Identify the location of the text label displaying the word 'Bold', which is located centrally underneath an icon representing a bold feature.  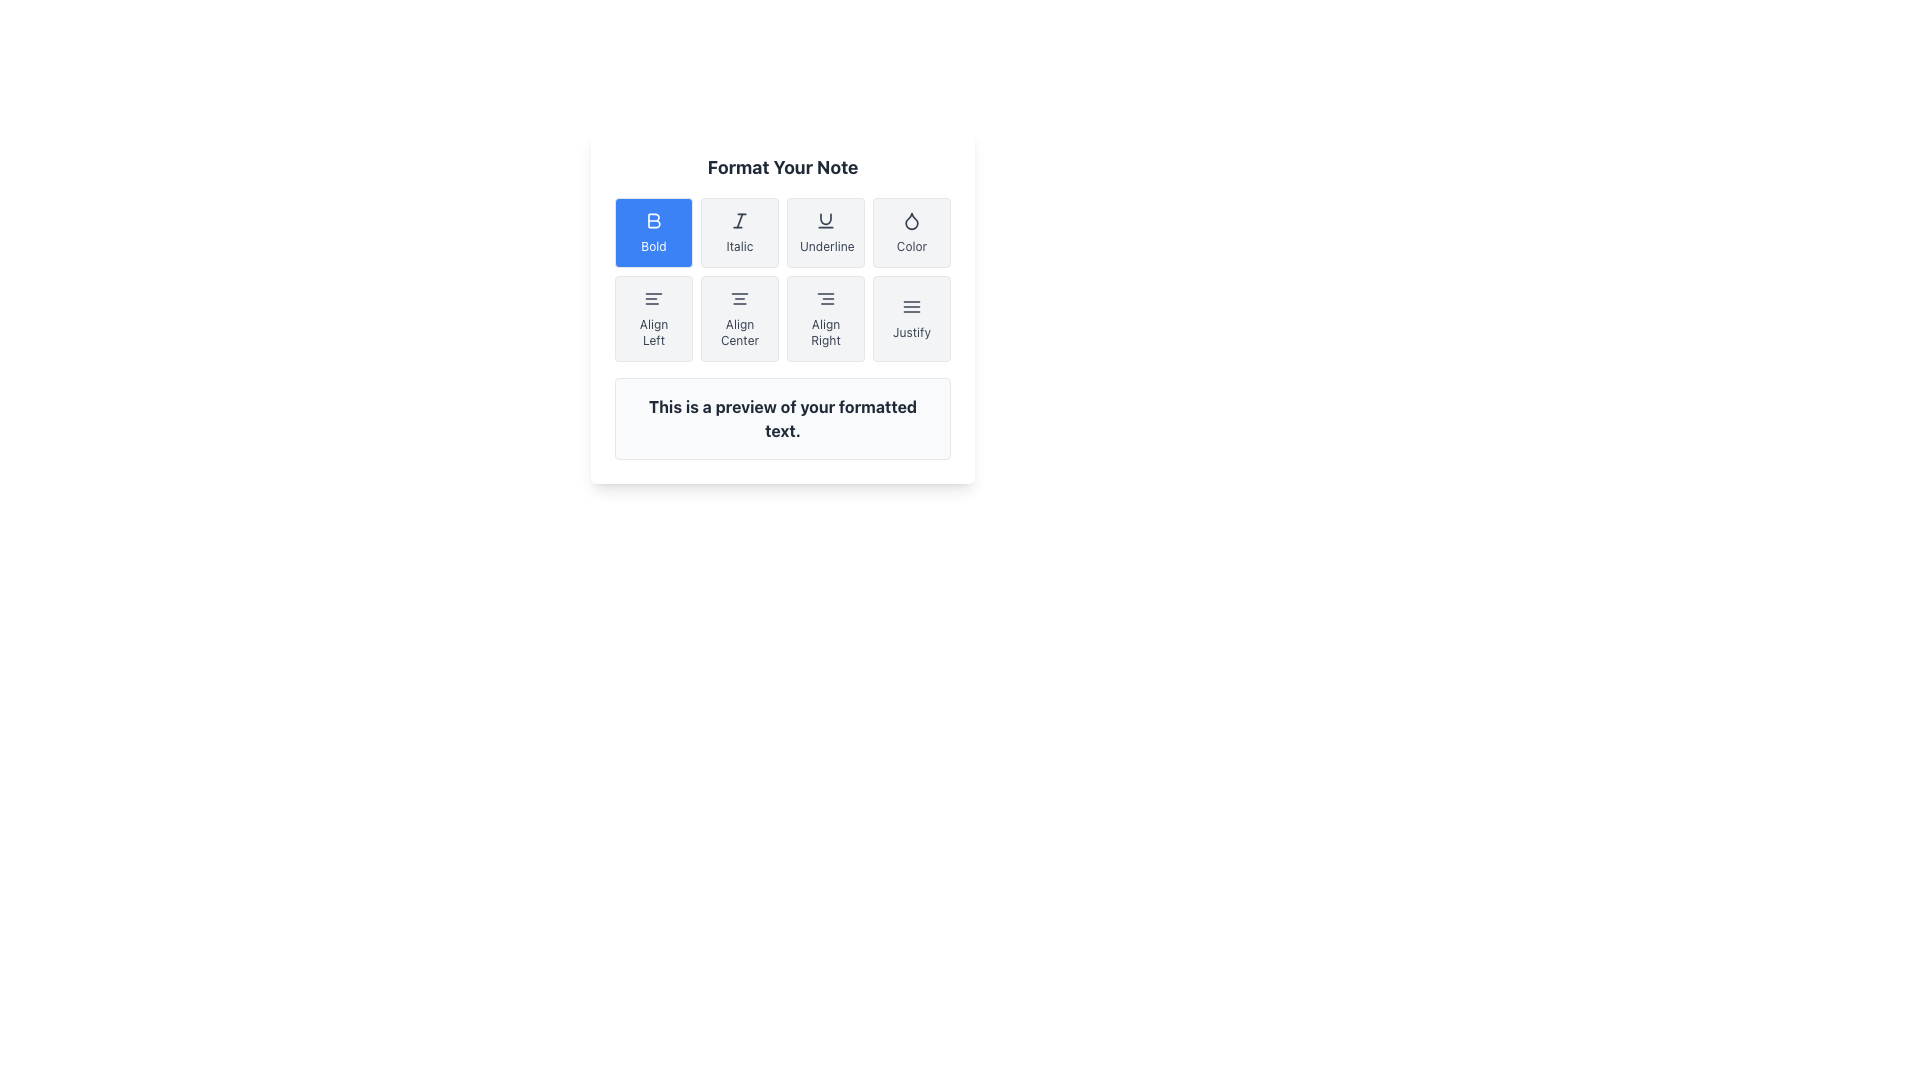
(653, 245).